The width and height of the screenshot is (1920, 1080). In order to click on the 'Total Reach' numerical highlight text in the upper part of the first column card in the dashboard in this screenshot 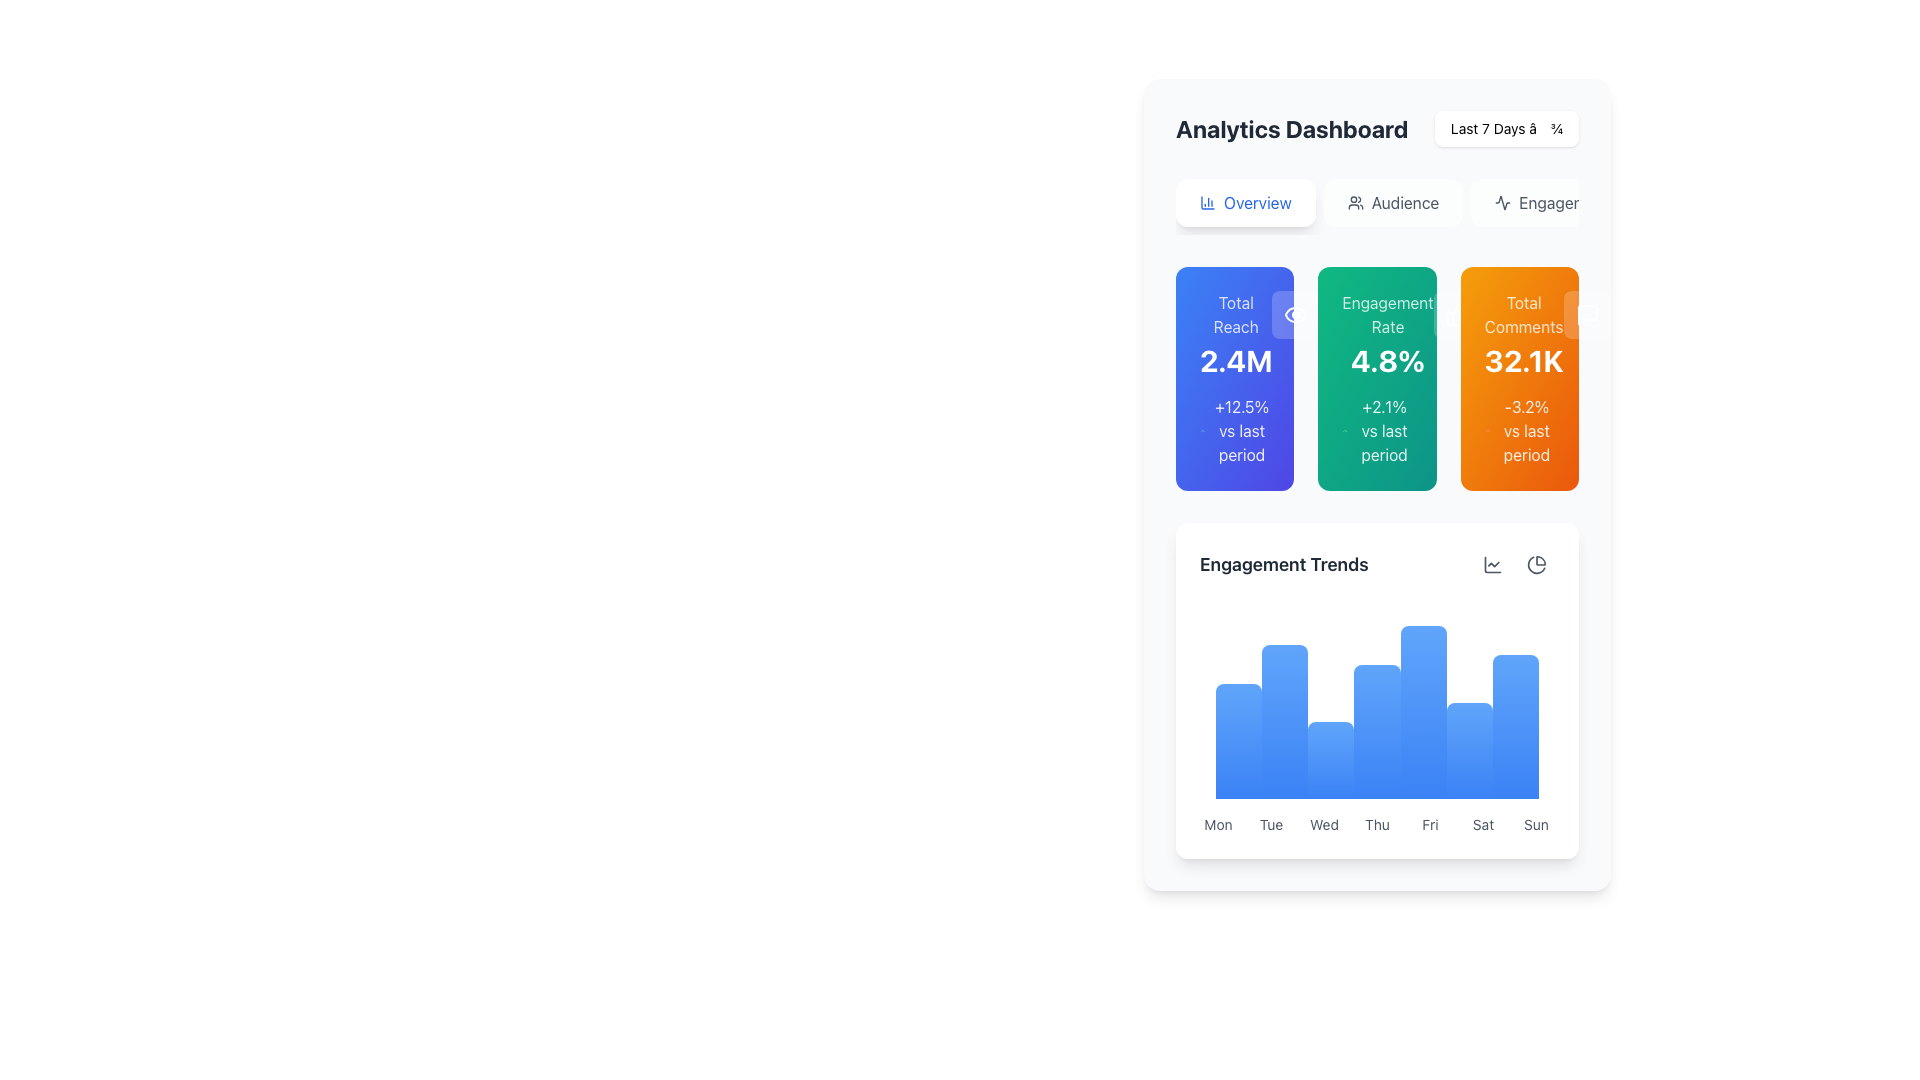, I will do `click(1234, 334)`.